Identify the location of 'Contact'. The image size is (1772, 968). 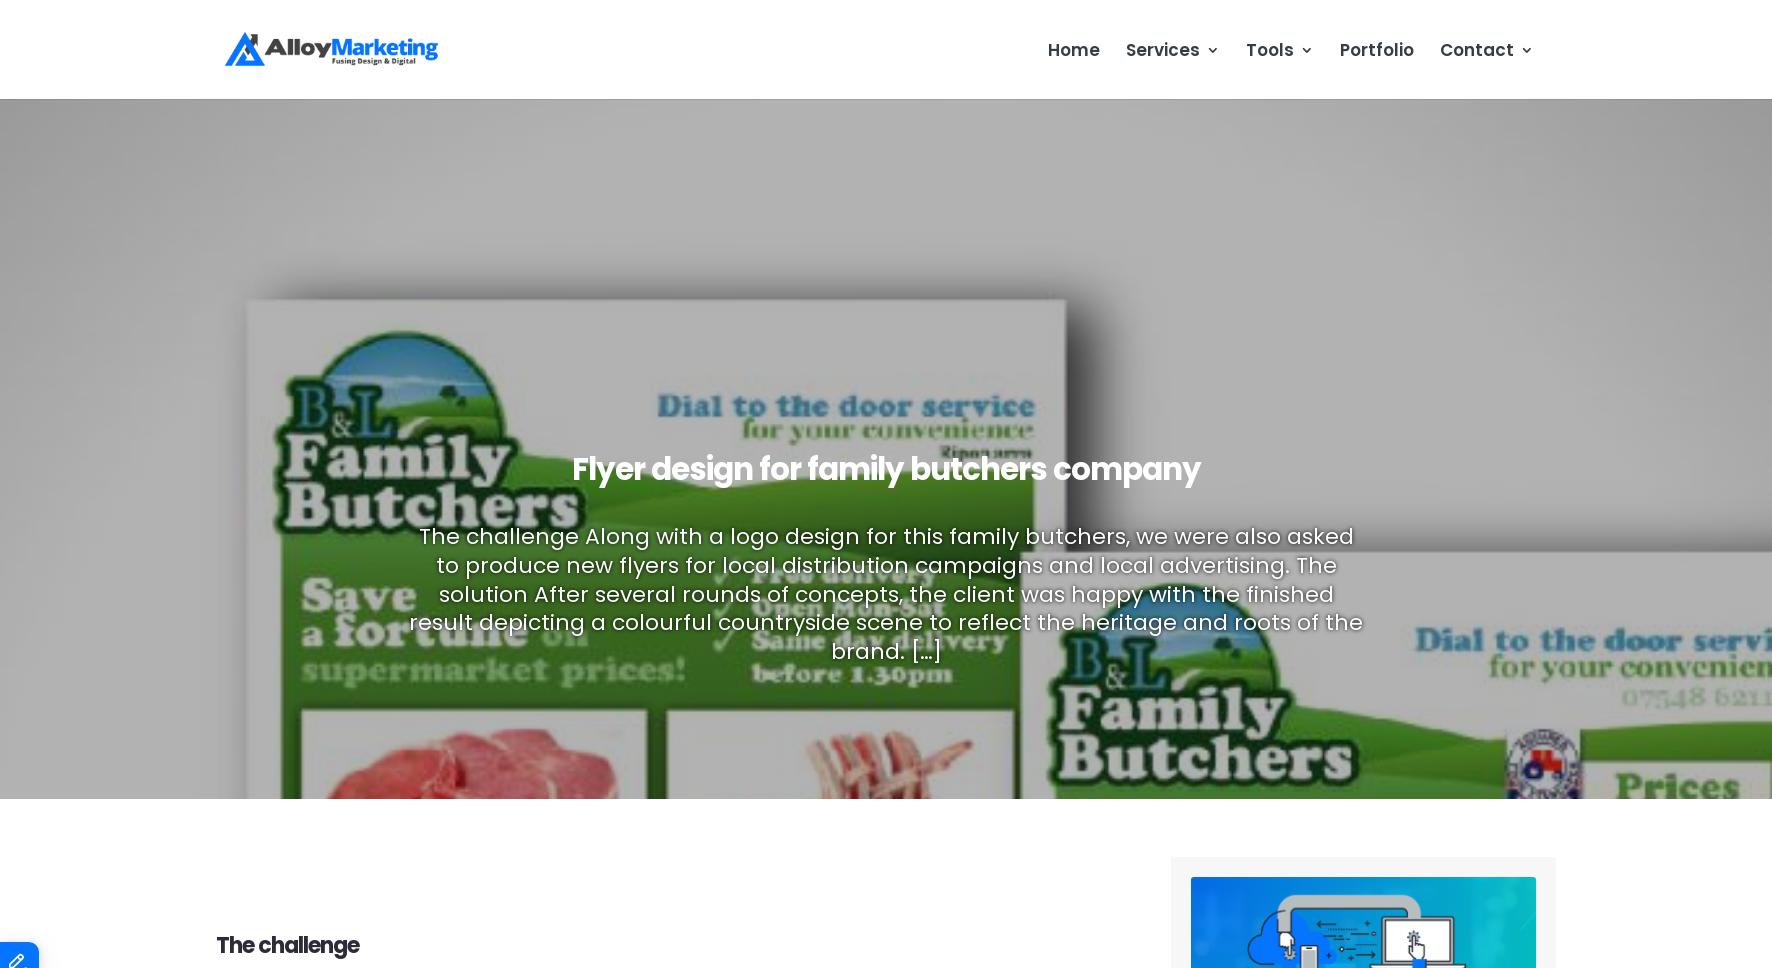
(1476, 47).